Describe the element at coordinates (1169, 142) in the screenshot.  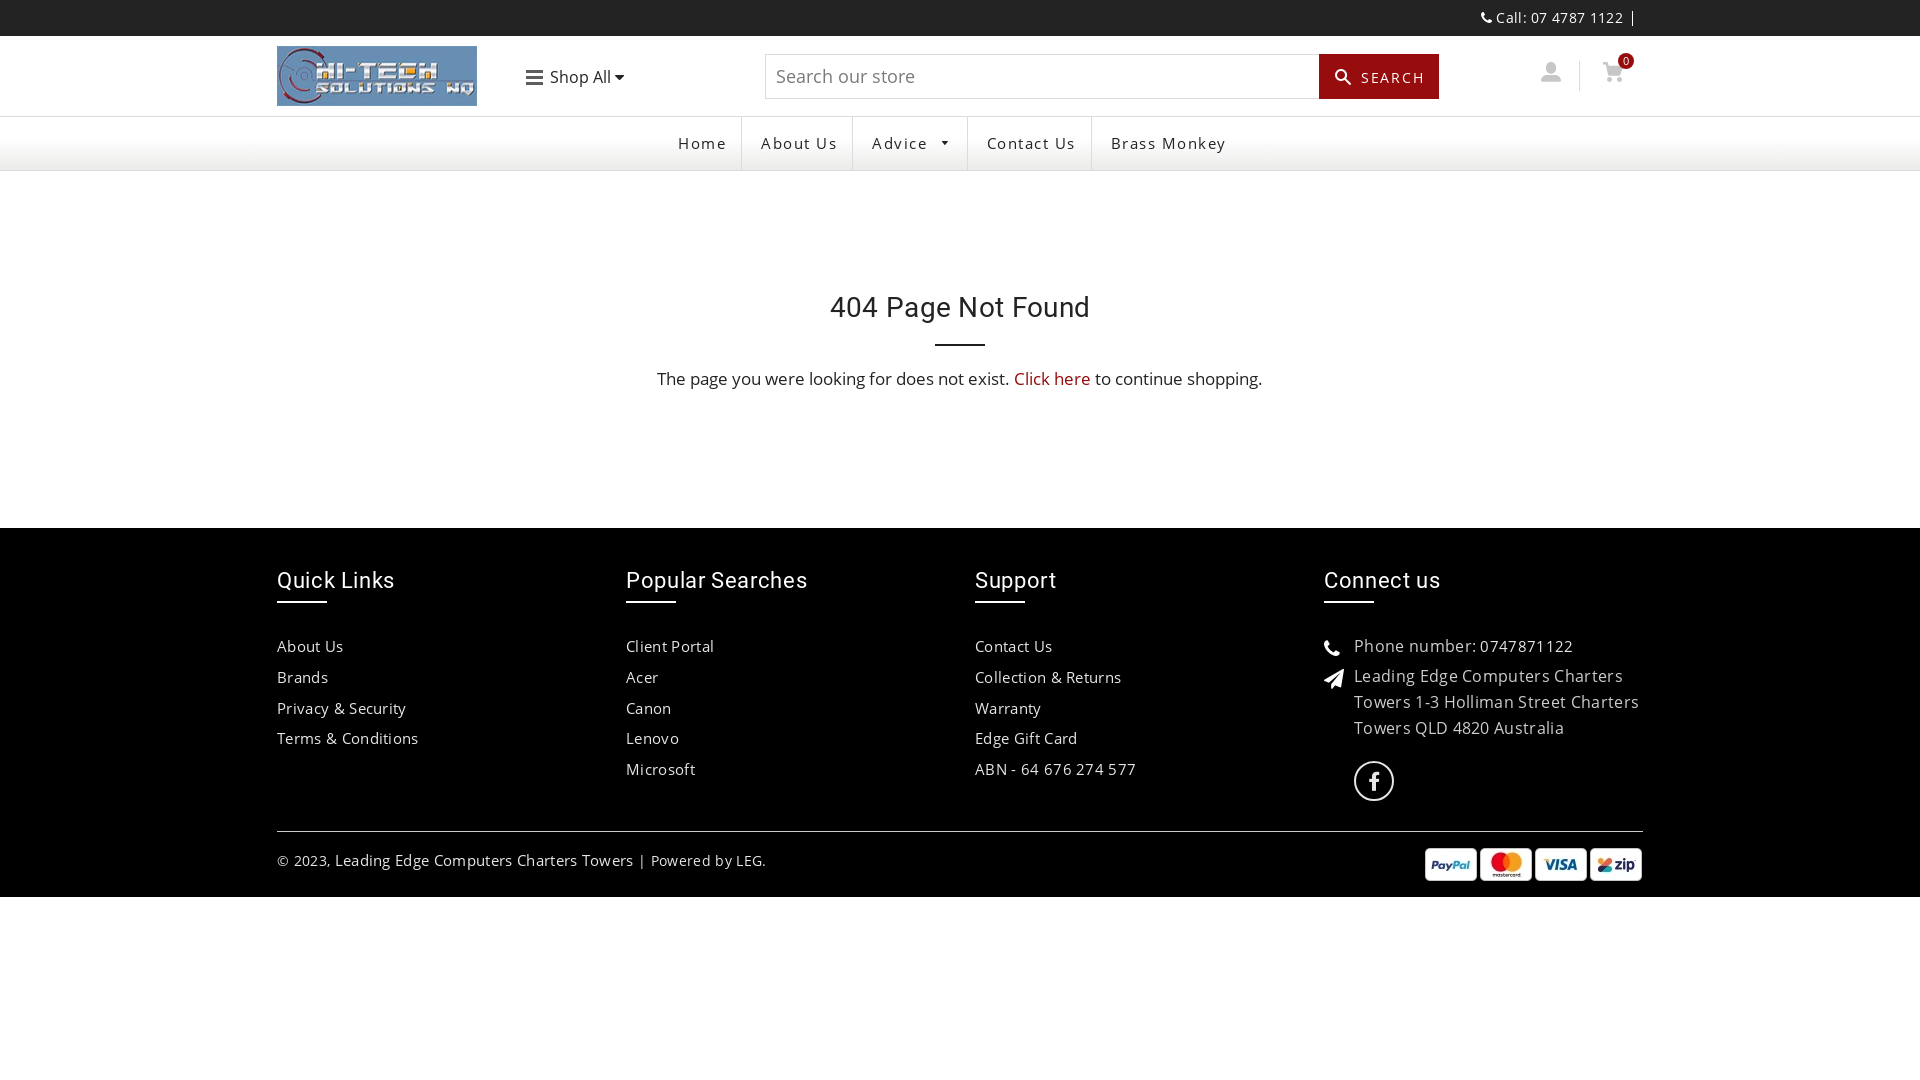
I see `'Brass Monkey'` at that location.